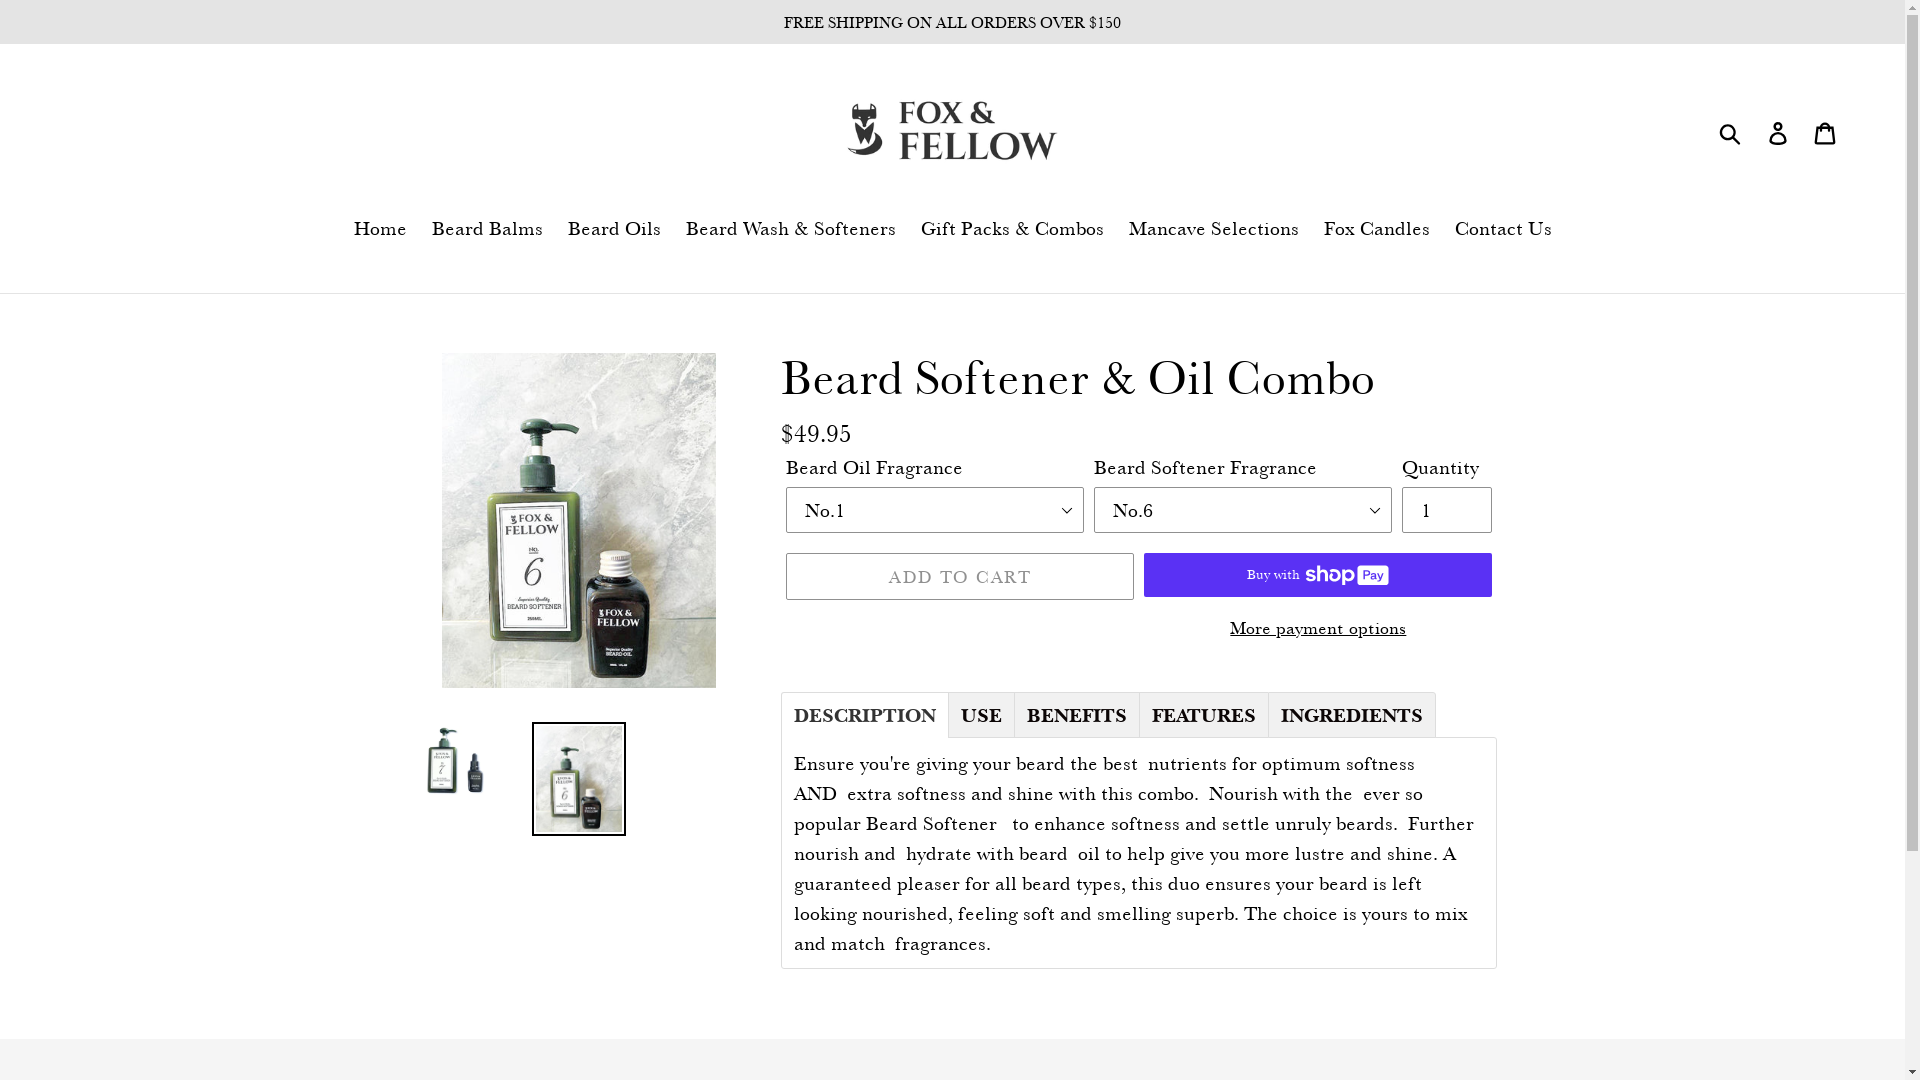  What do you see at coordinates (792, 713) in the screenshot?
I see `'DESCRIPTION'` at bounding box center [792, 713].